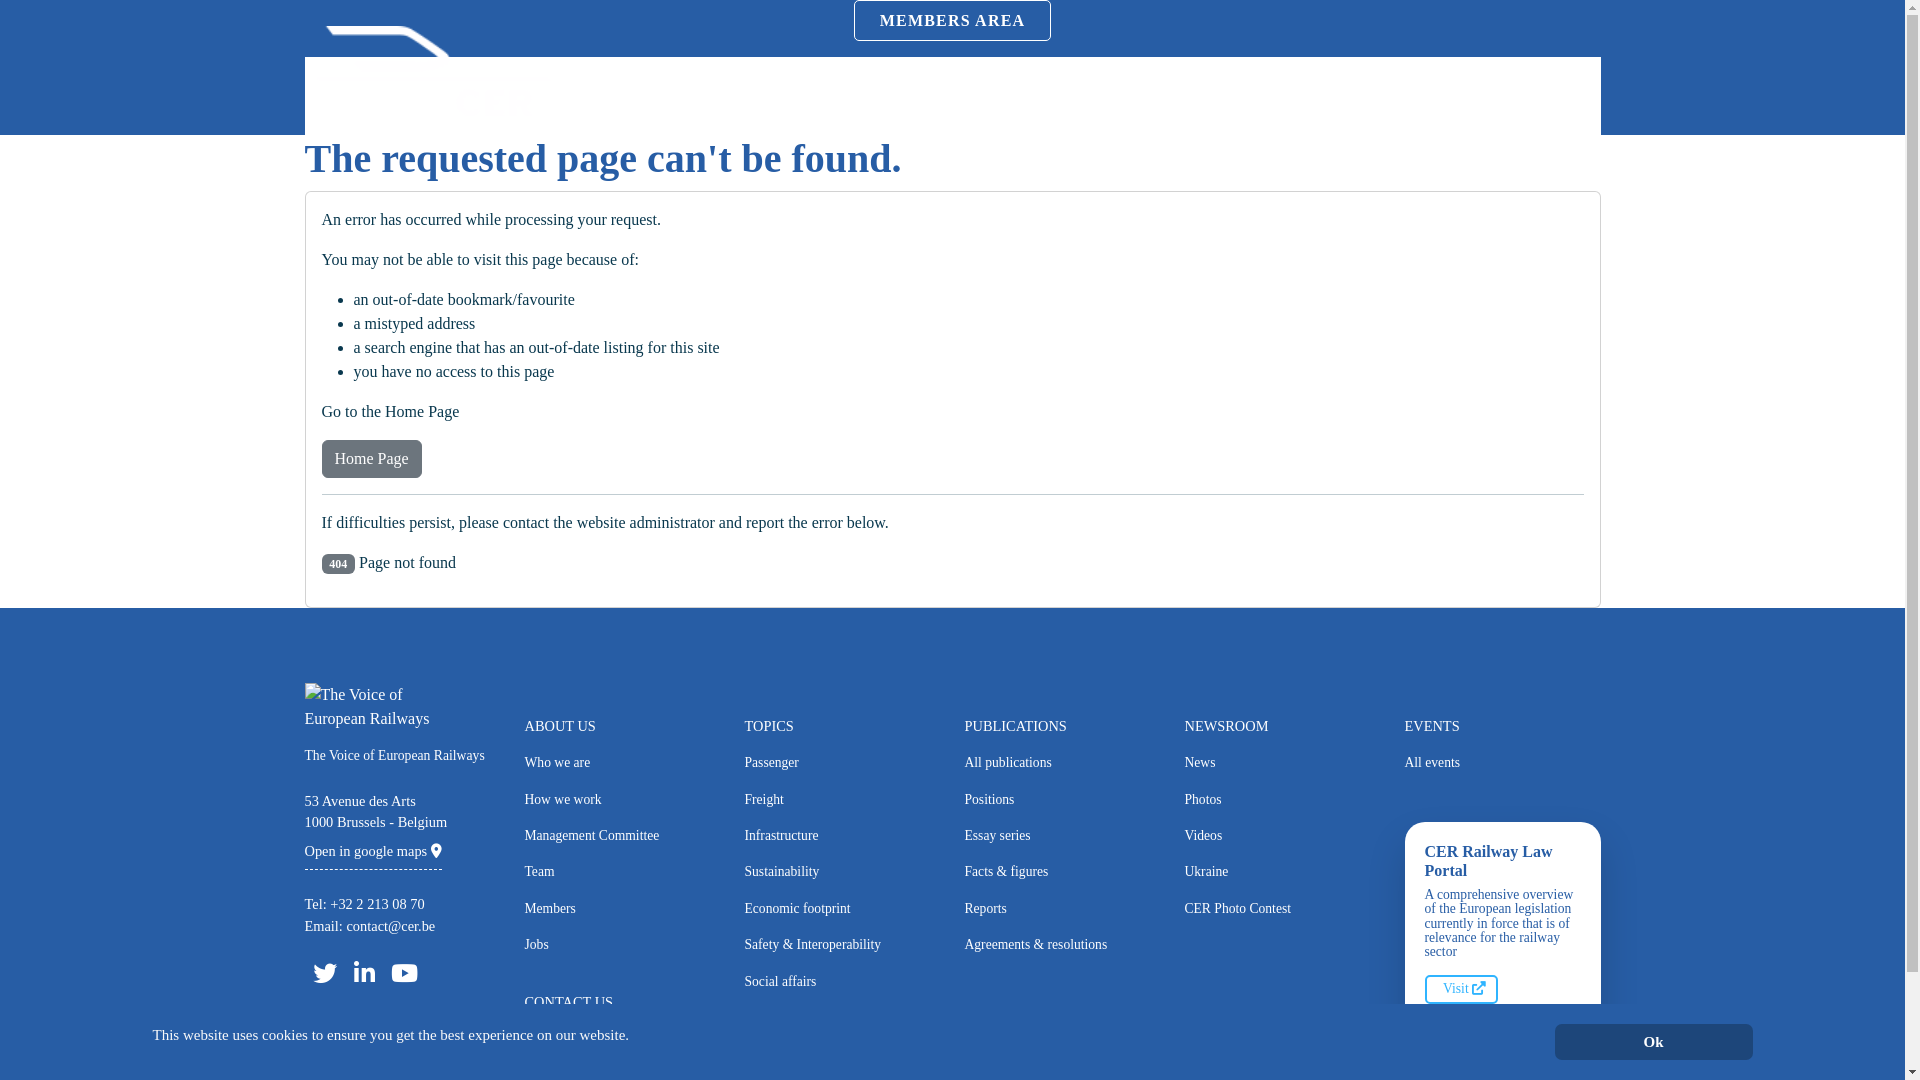  I want to click on 'Economic footprint', so click(841, 909).